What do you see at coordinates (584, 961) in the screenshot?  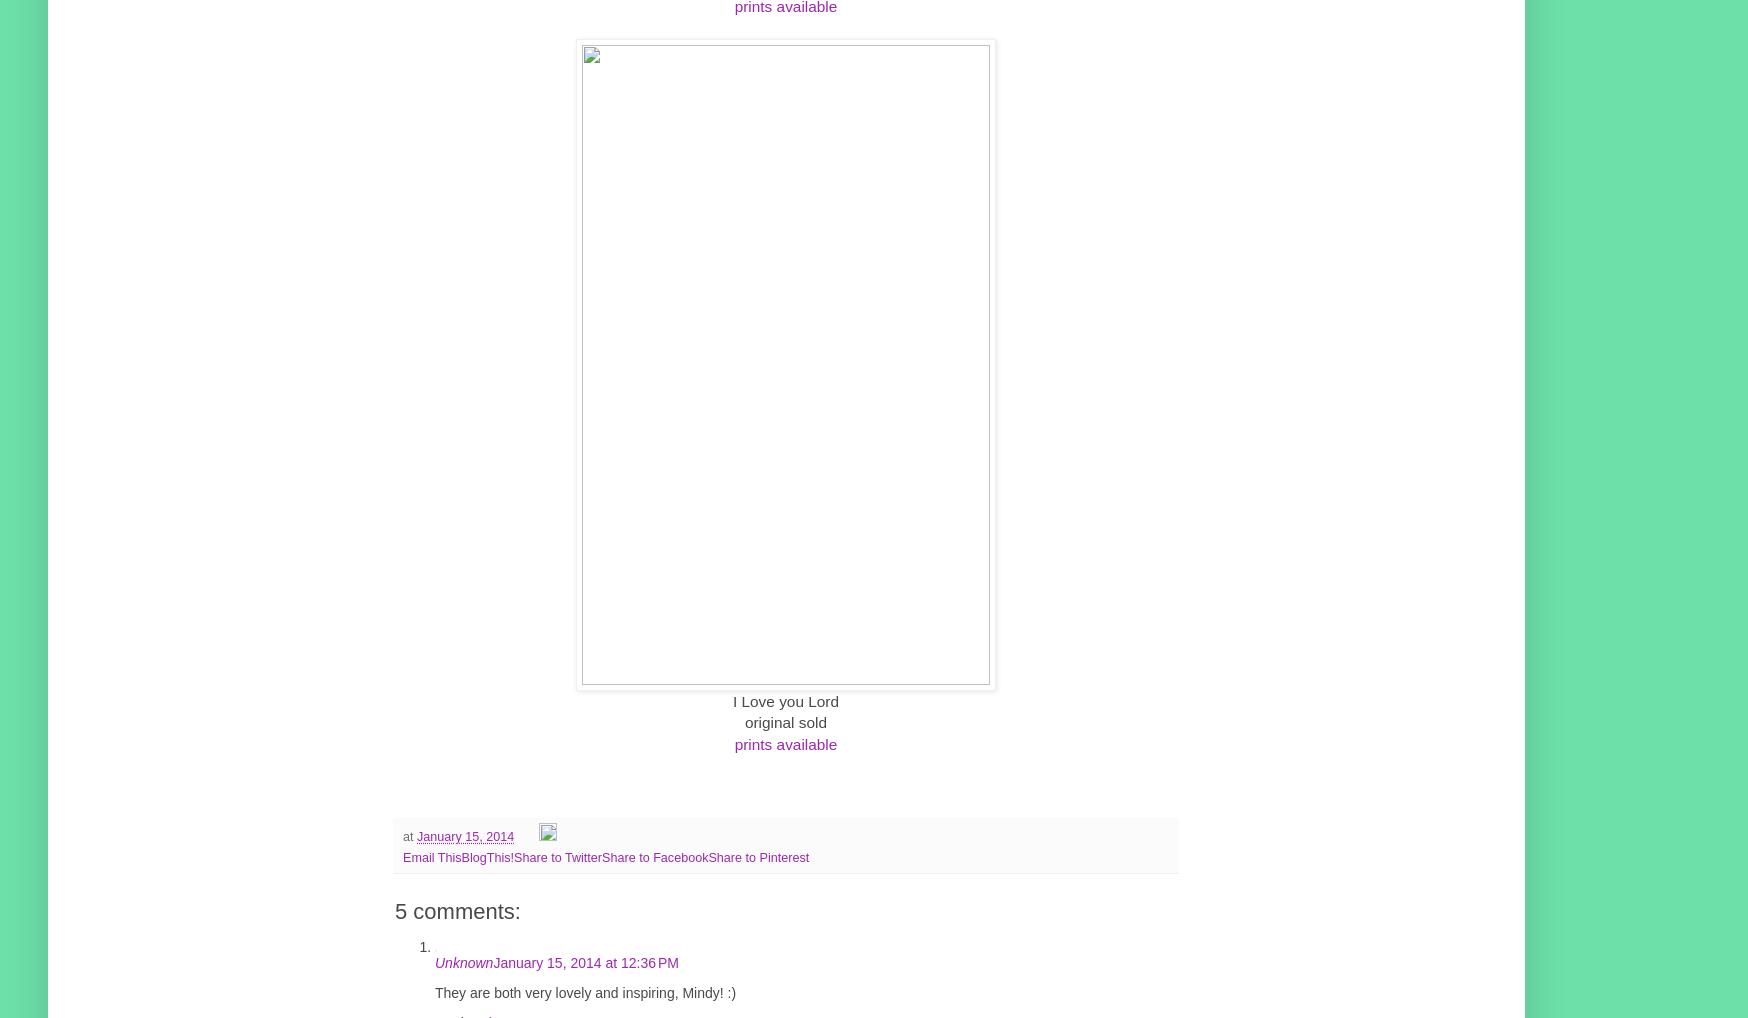 I see `'January 15, 2014 at 12:36 PM'` at bounding box center [584, 961].